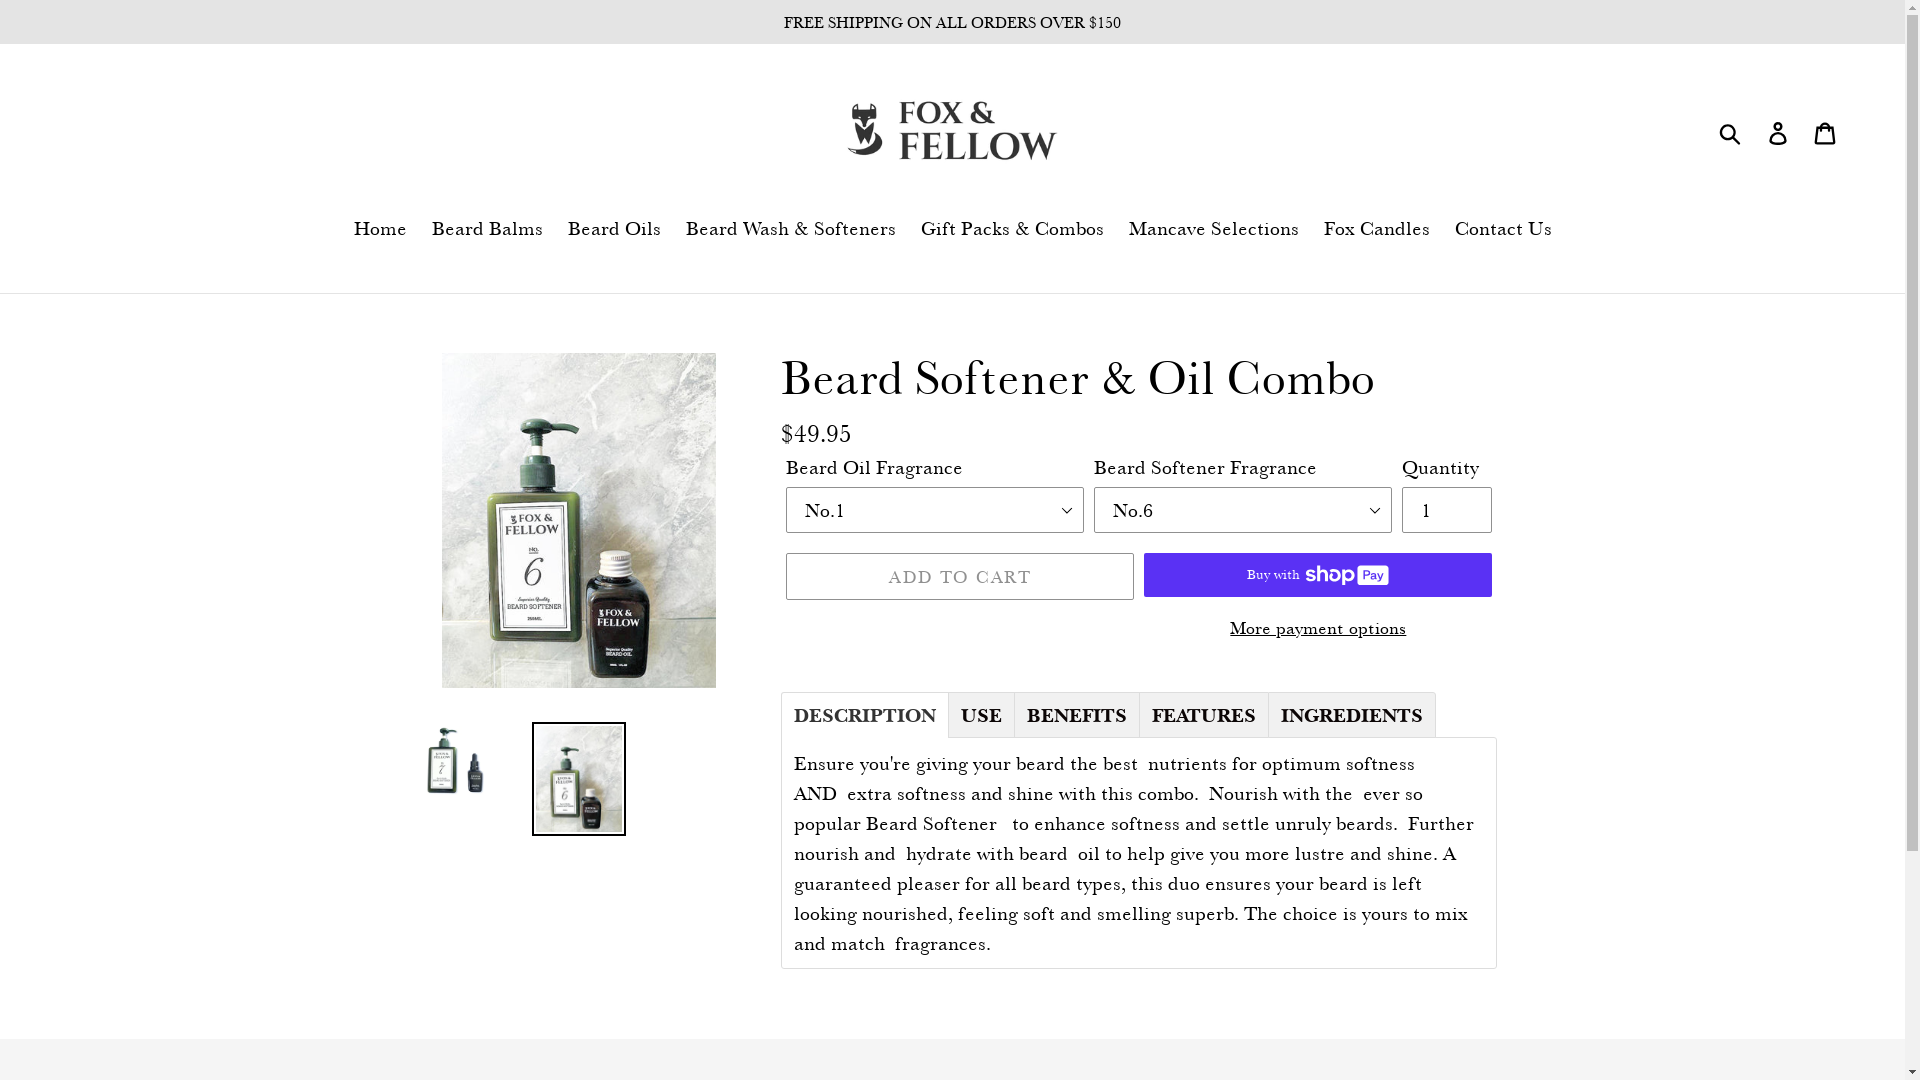 The image size is (1920, 1080). What do you see at coordinates (1352, 713) in the screenshot?
I see `'INGREDIENTS'` at bounding box center [1352, 713].